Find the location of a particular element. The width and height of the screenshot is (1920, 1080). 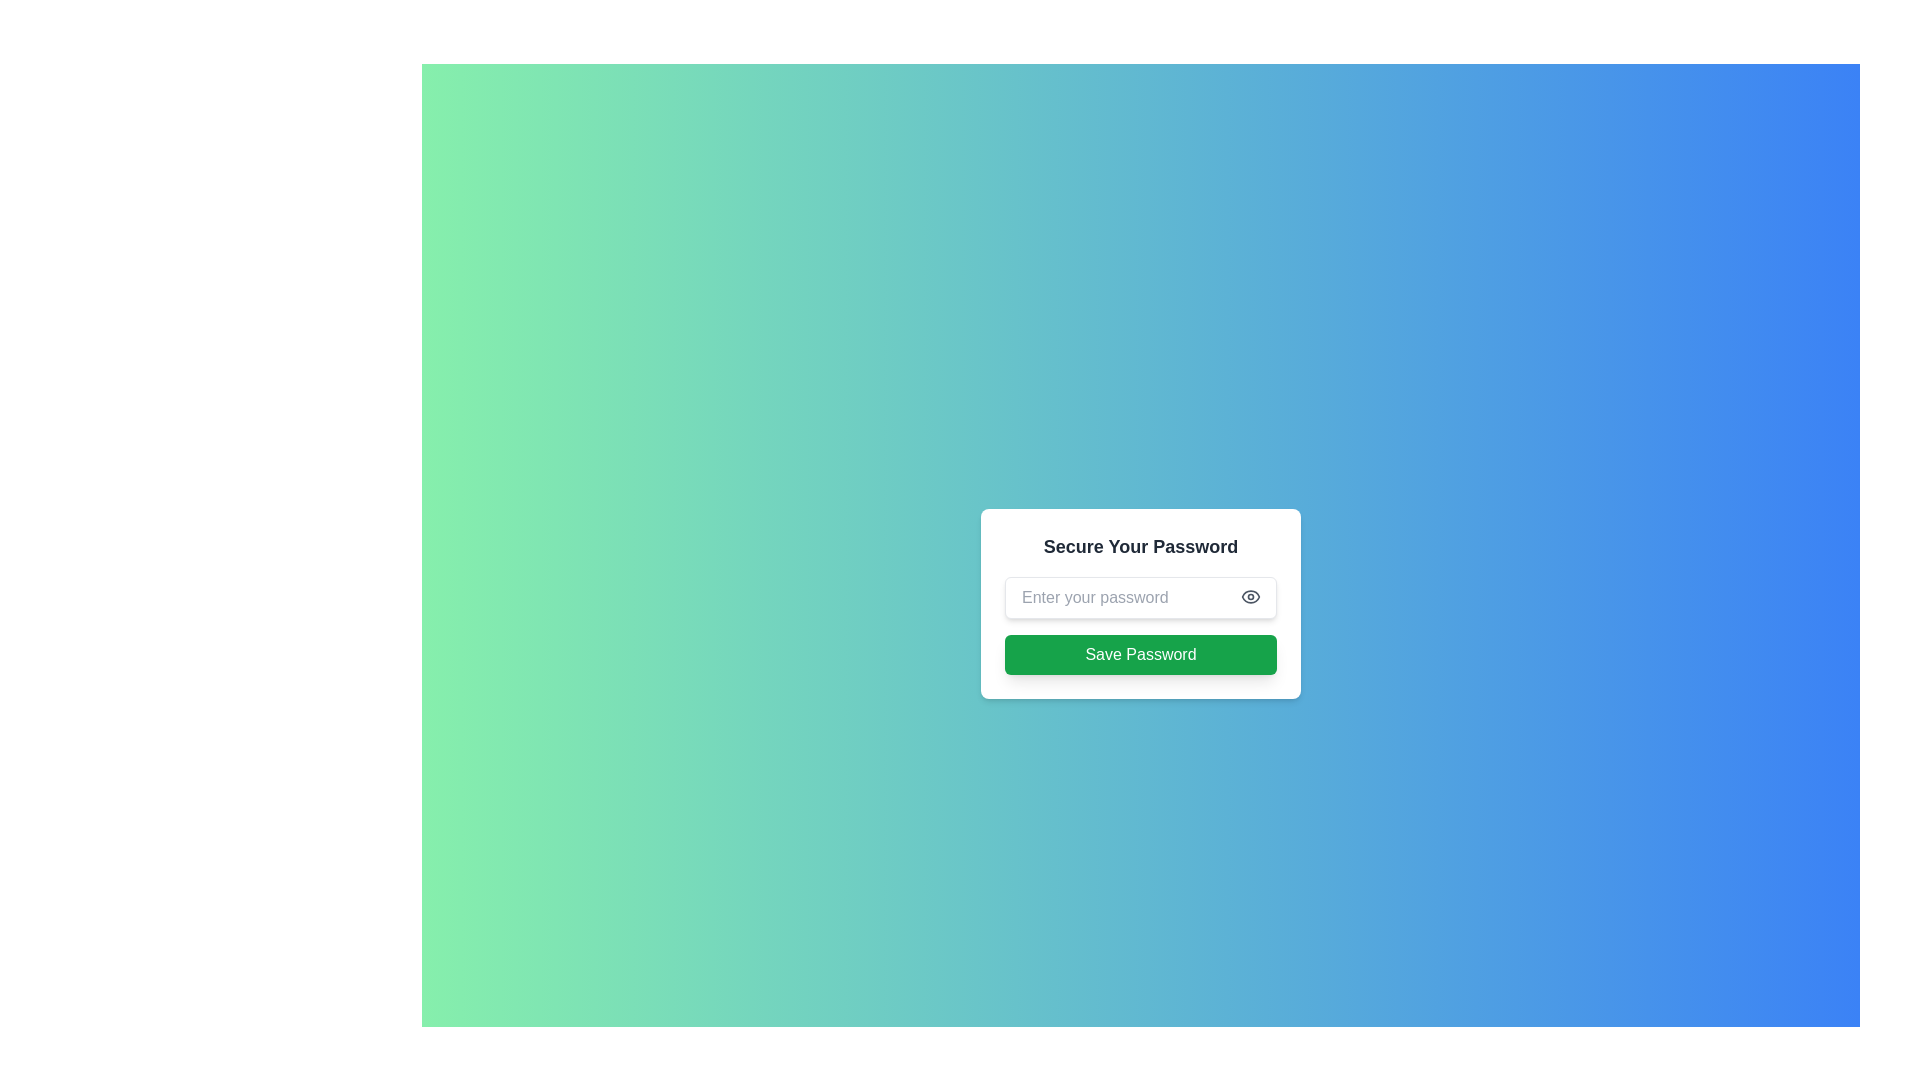

the eye icon button used for toggling password visibility is located at coordinates (1250, 596).